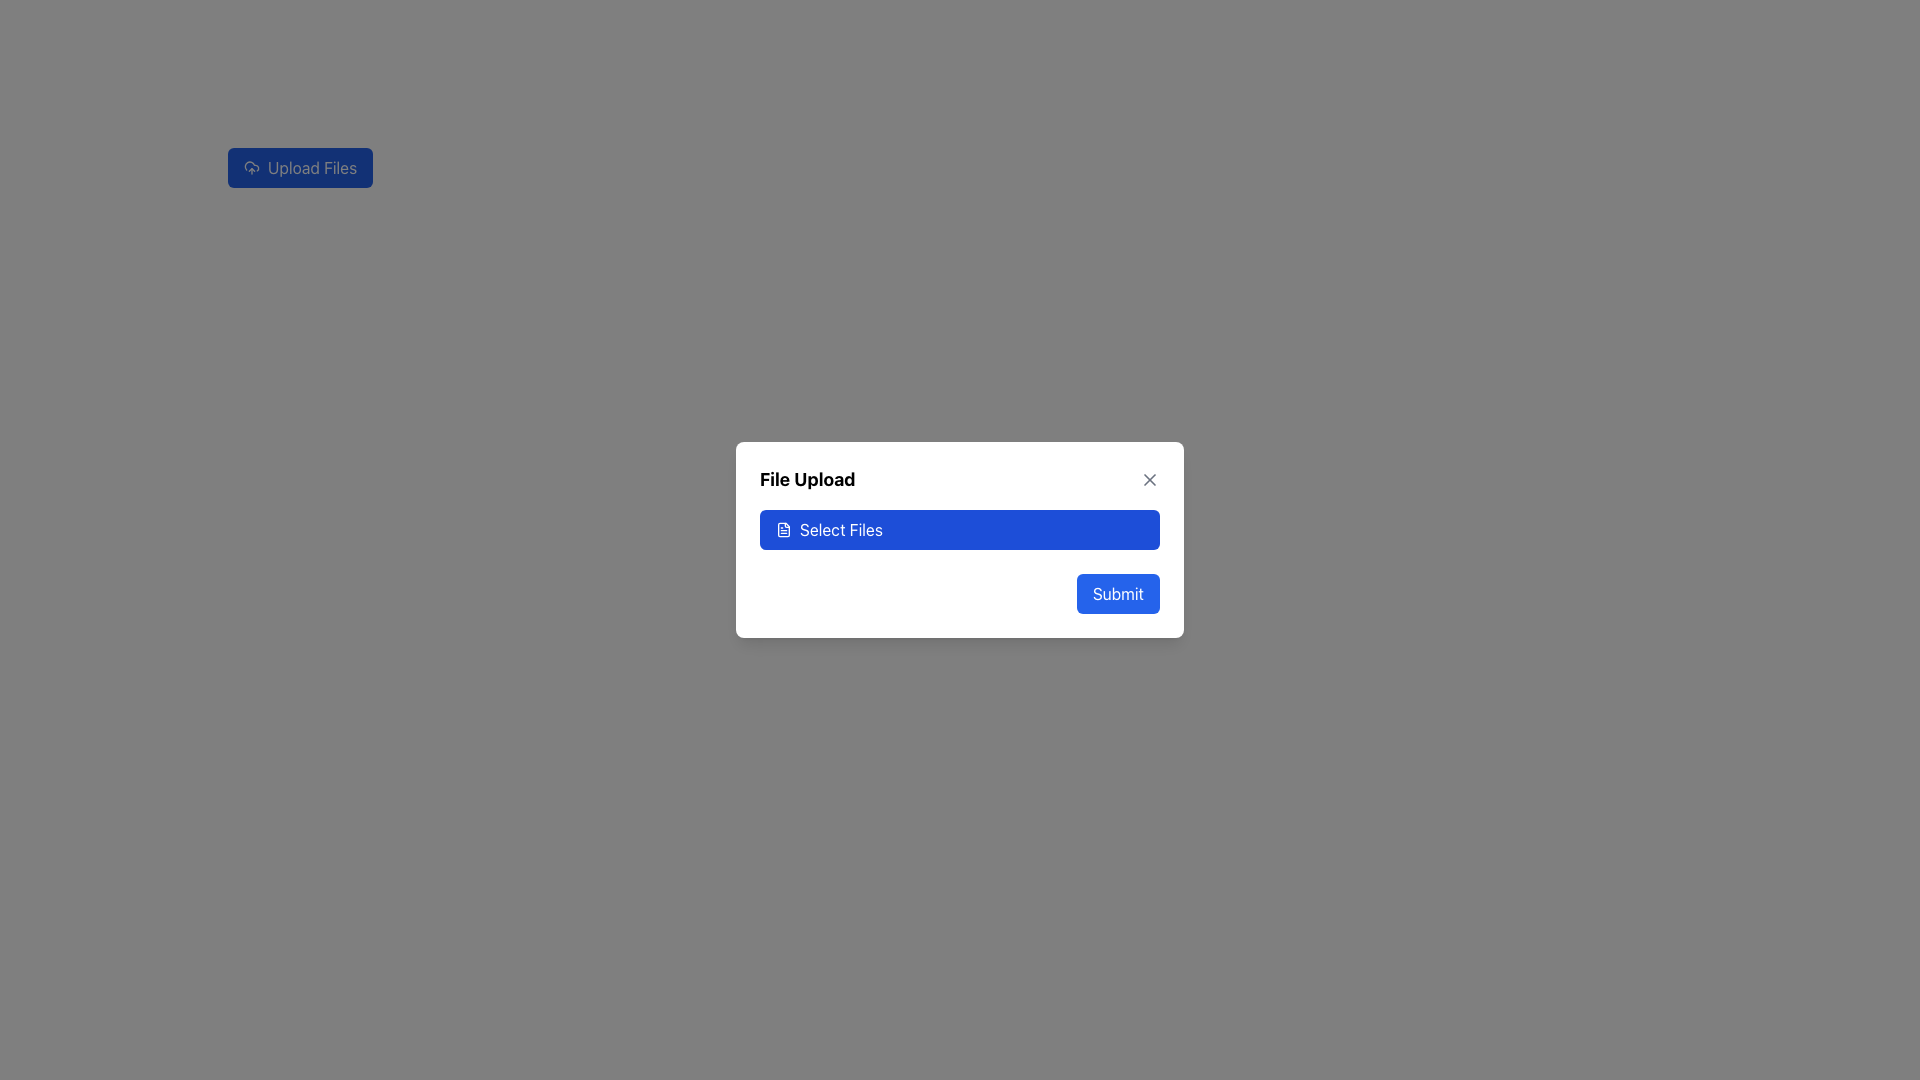 The width and height of the screenshot is (1920, 1080). I want to click on the Close or Cancel icon located in the top-right corner of the 'File Upload' modal, so click(1150, 479).